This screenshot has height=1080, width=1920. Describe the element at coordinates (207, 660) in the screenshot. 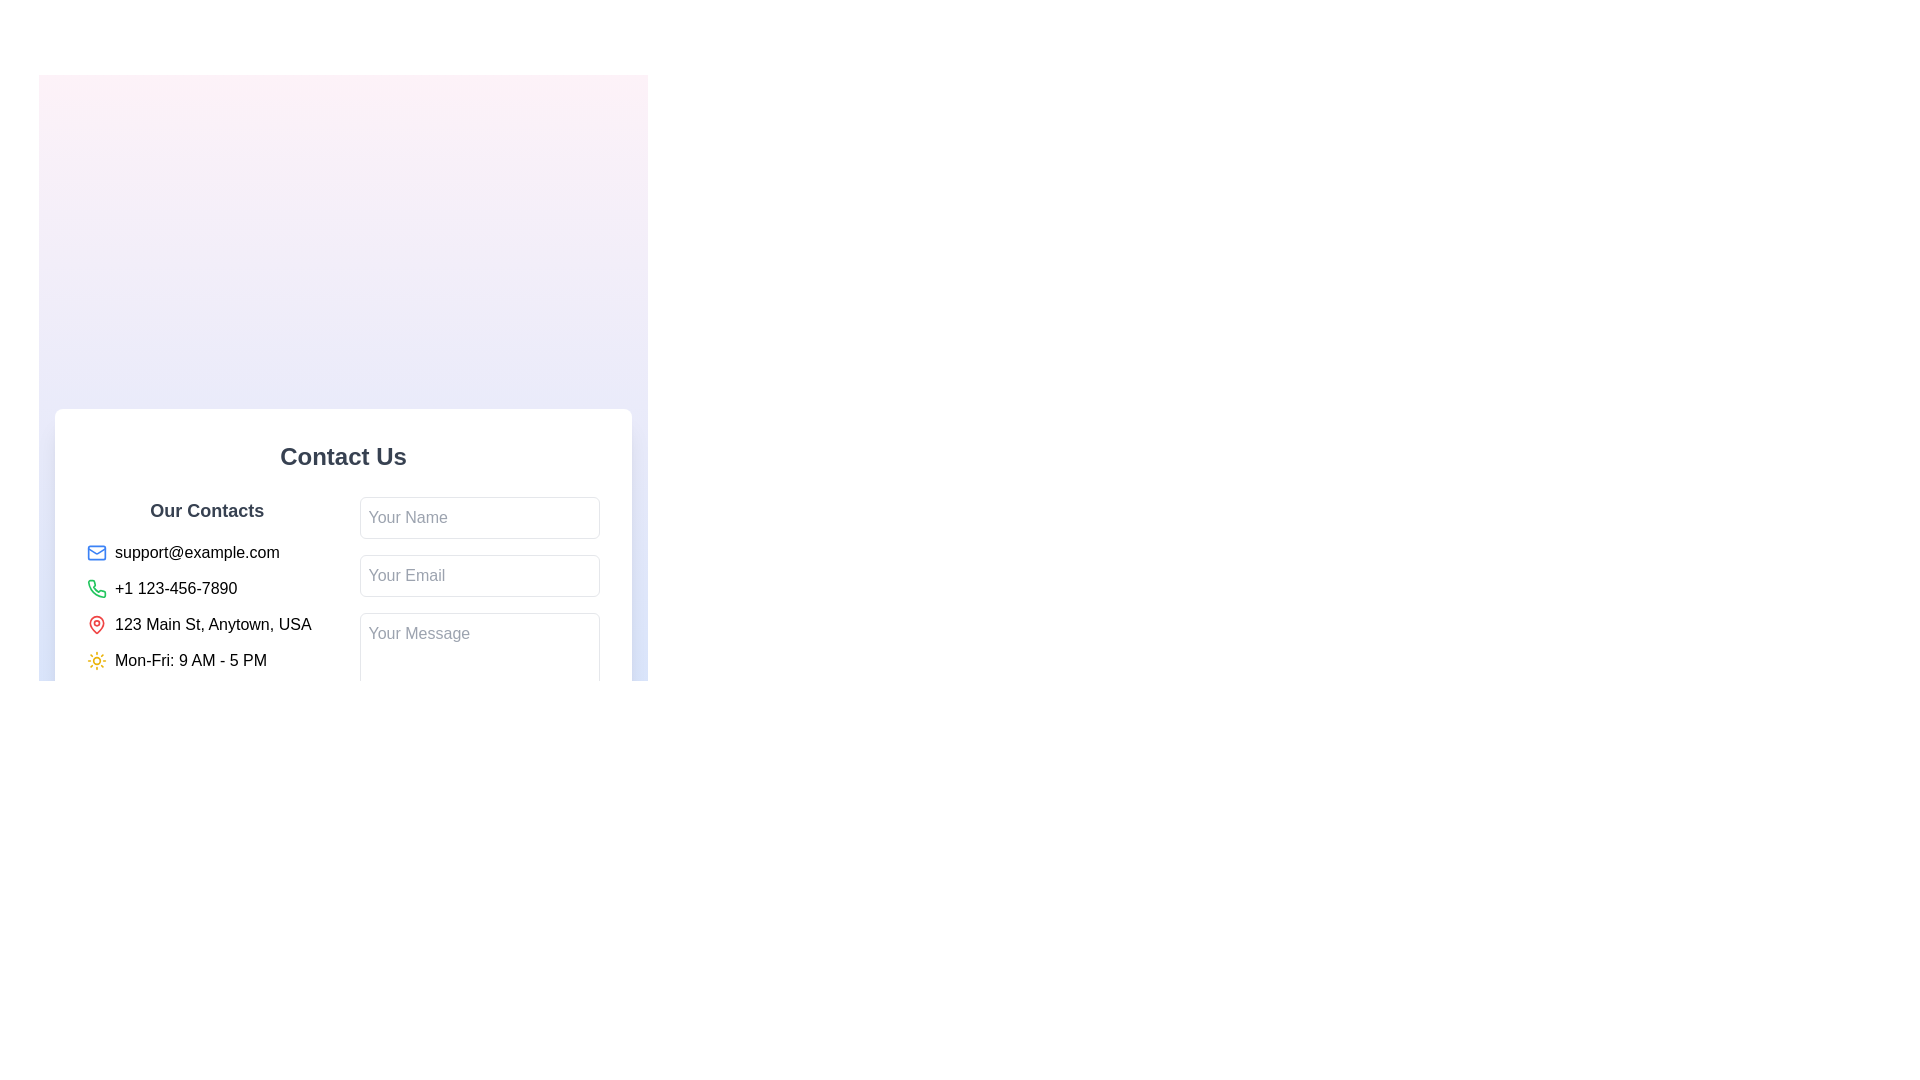

I see `informational text indicating the operational hours, which is located at the bottom of the contact details list in the 'Our Contacts' box` at that location.